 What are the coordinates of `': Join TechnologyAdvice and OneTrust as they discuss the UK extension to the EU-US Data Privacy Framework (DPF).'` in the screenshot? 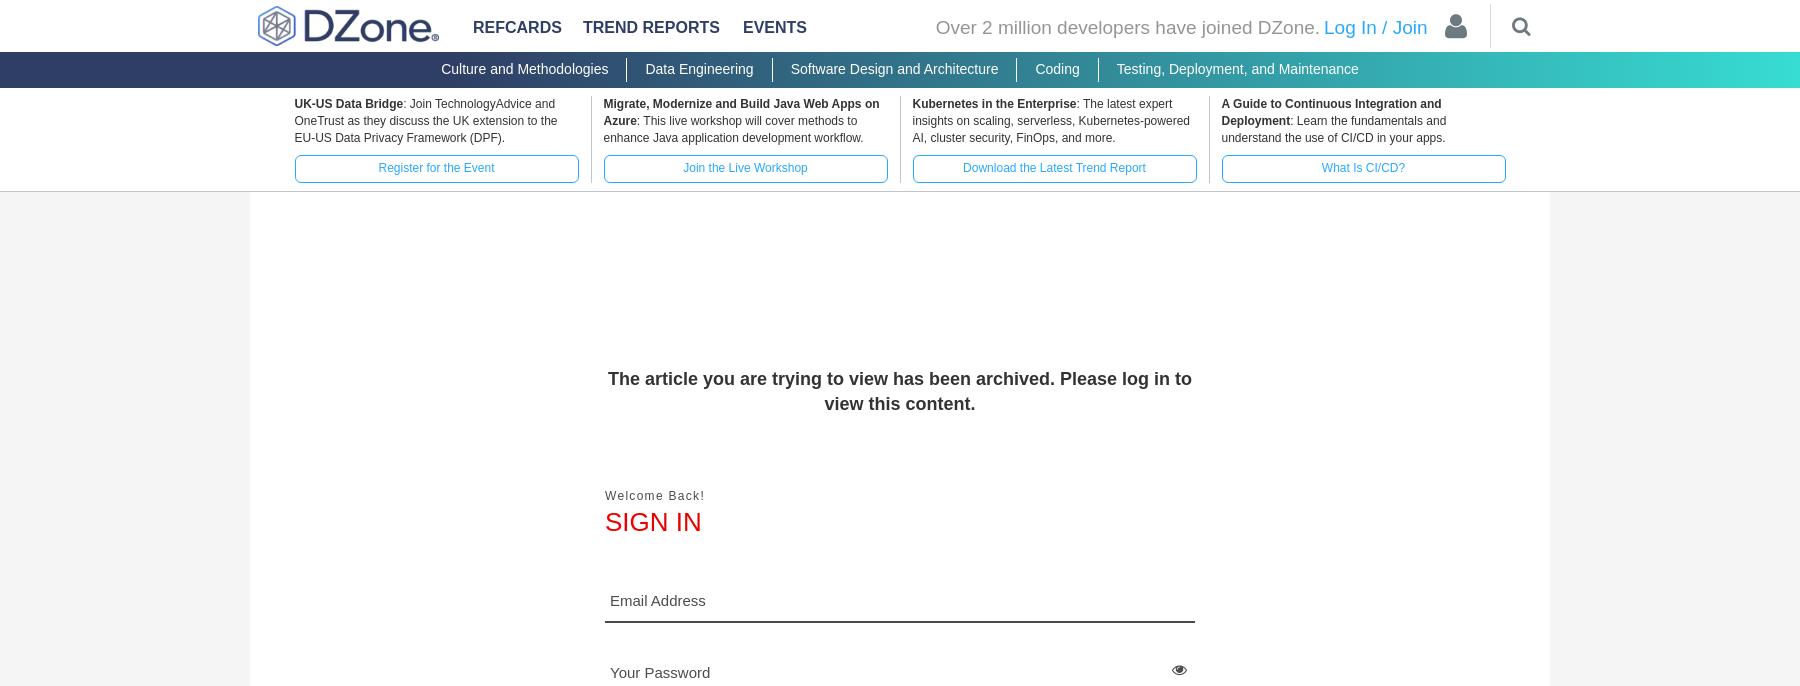 It's located at (425, 120).